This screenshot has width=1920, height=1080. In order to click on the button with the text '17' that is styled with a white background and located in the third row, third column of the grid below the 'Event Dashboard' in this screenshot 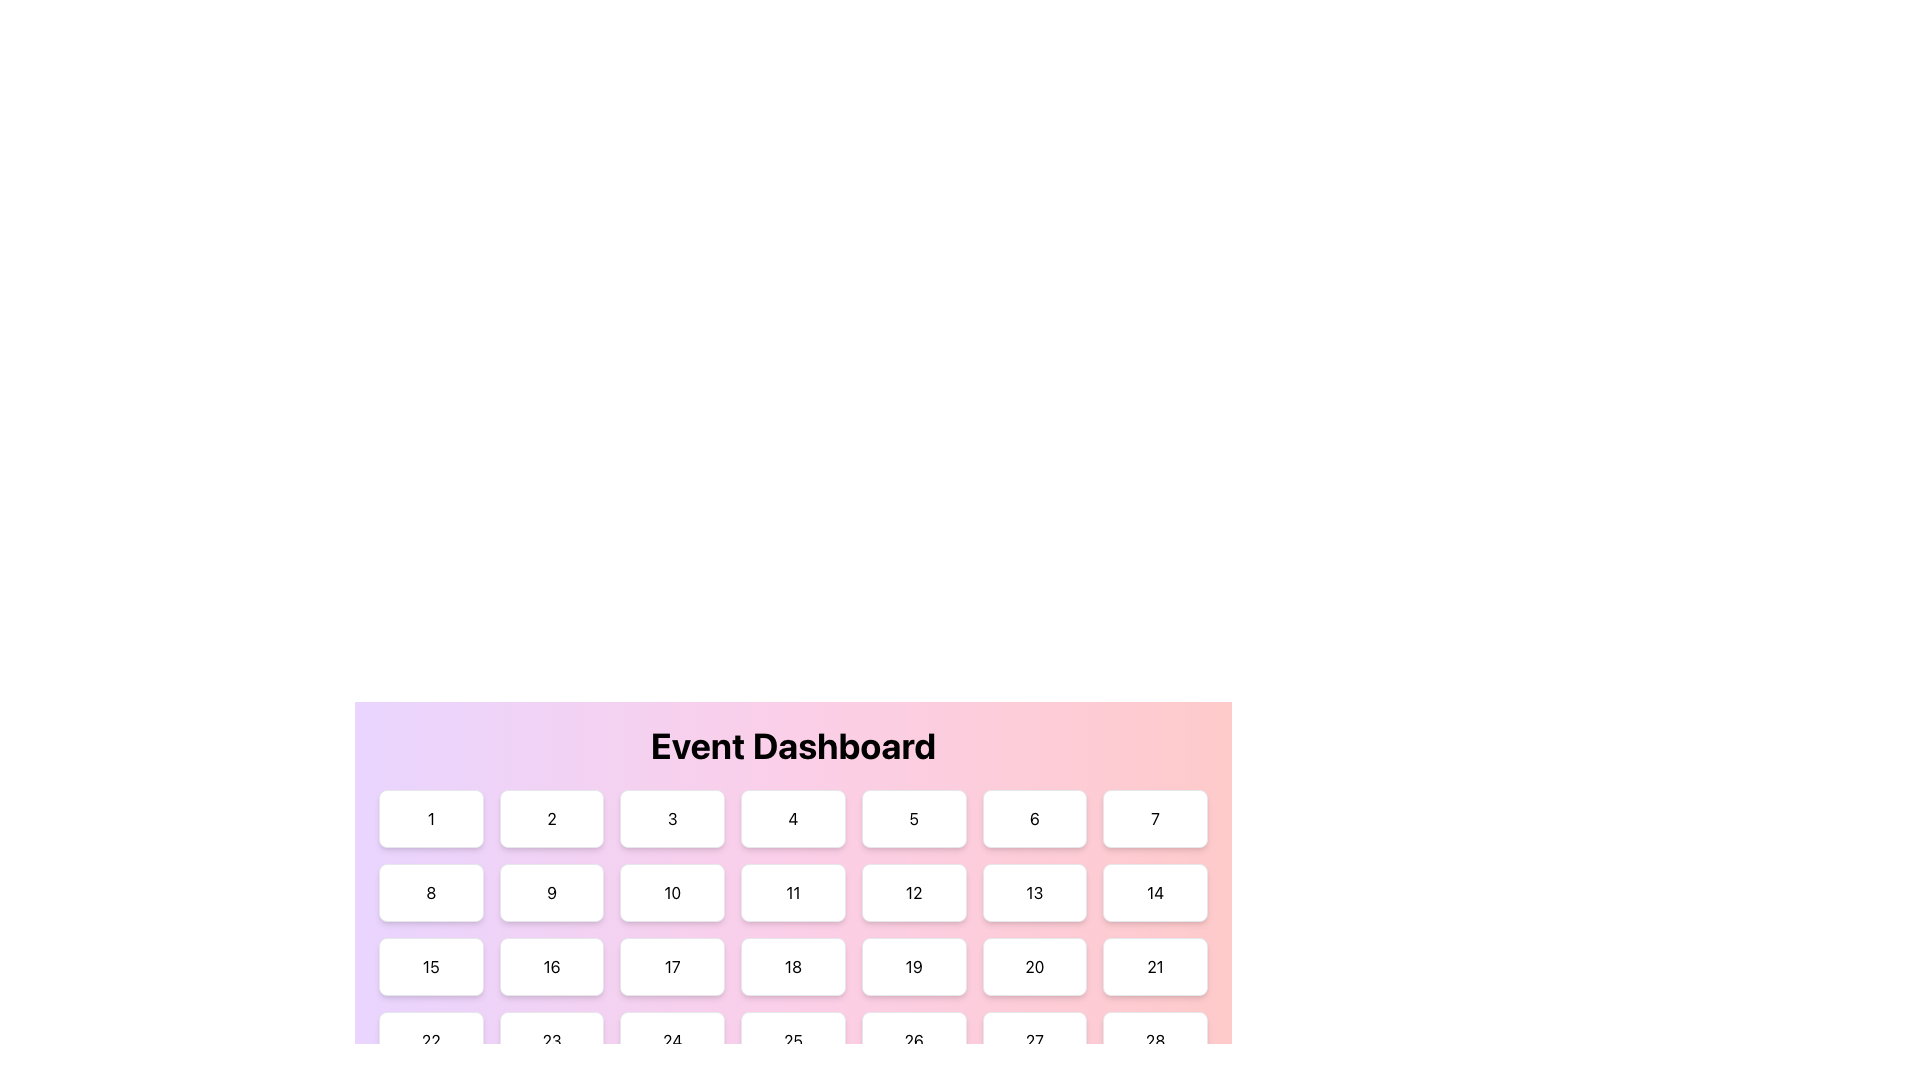, I will do `click(672, 966)`.